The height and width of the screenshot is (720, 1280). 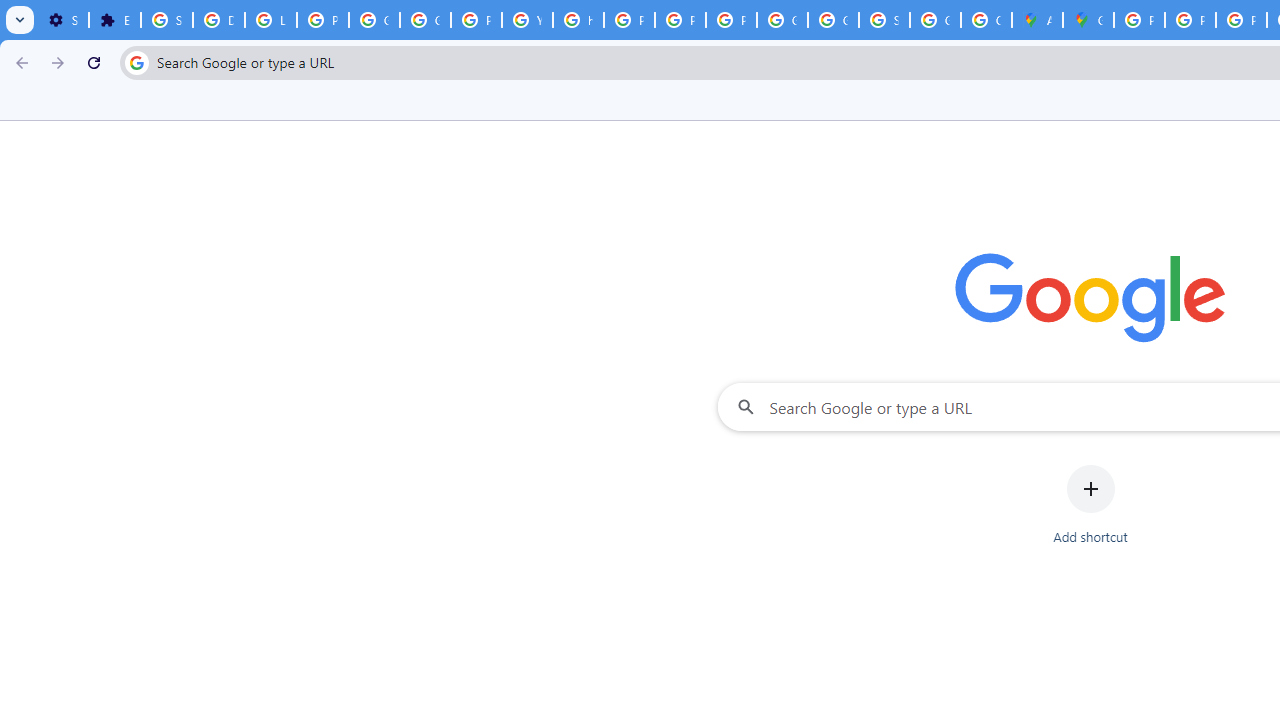 I want to click on 'Settings - On startup', so click(x=63, y=20).